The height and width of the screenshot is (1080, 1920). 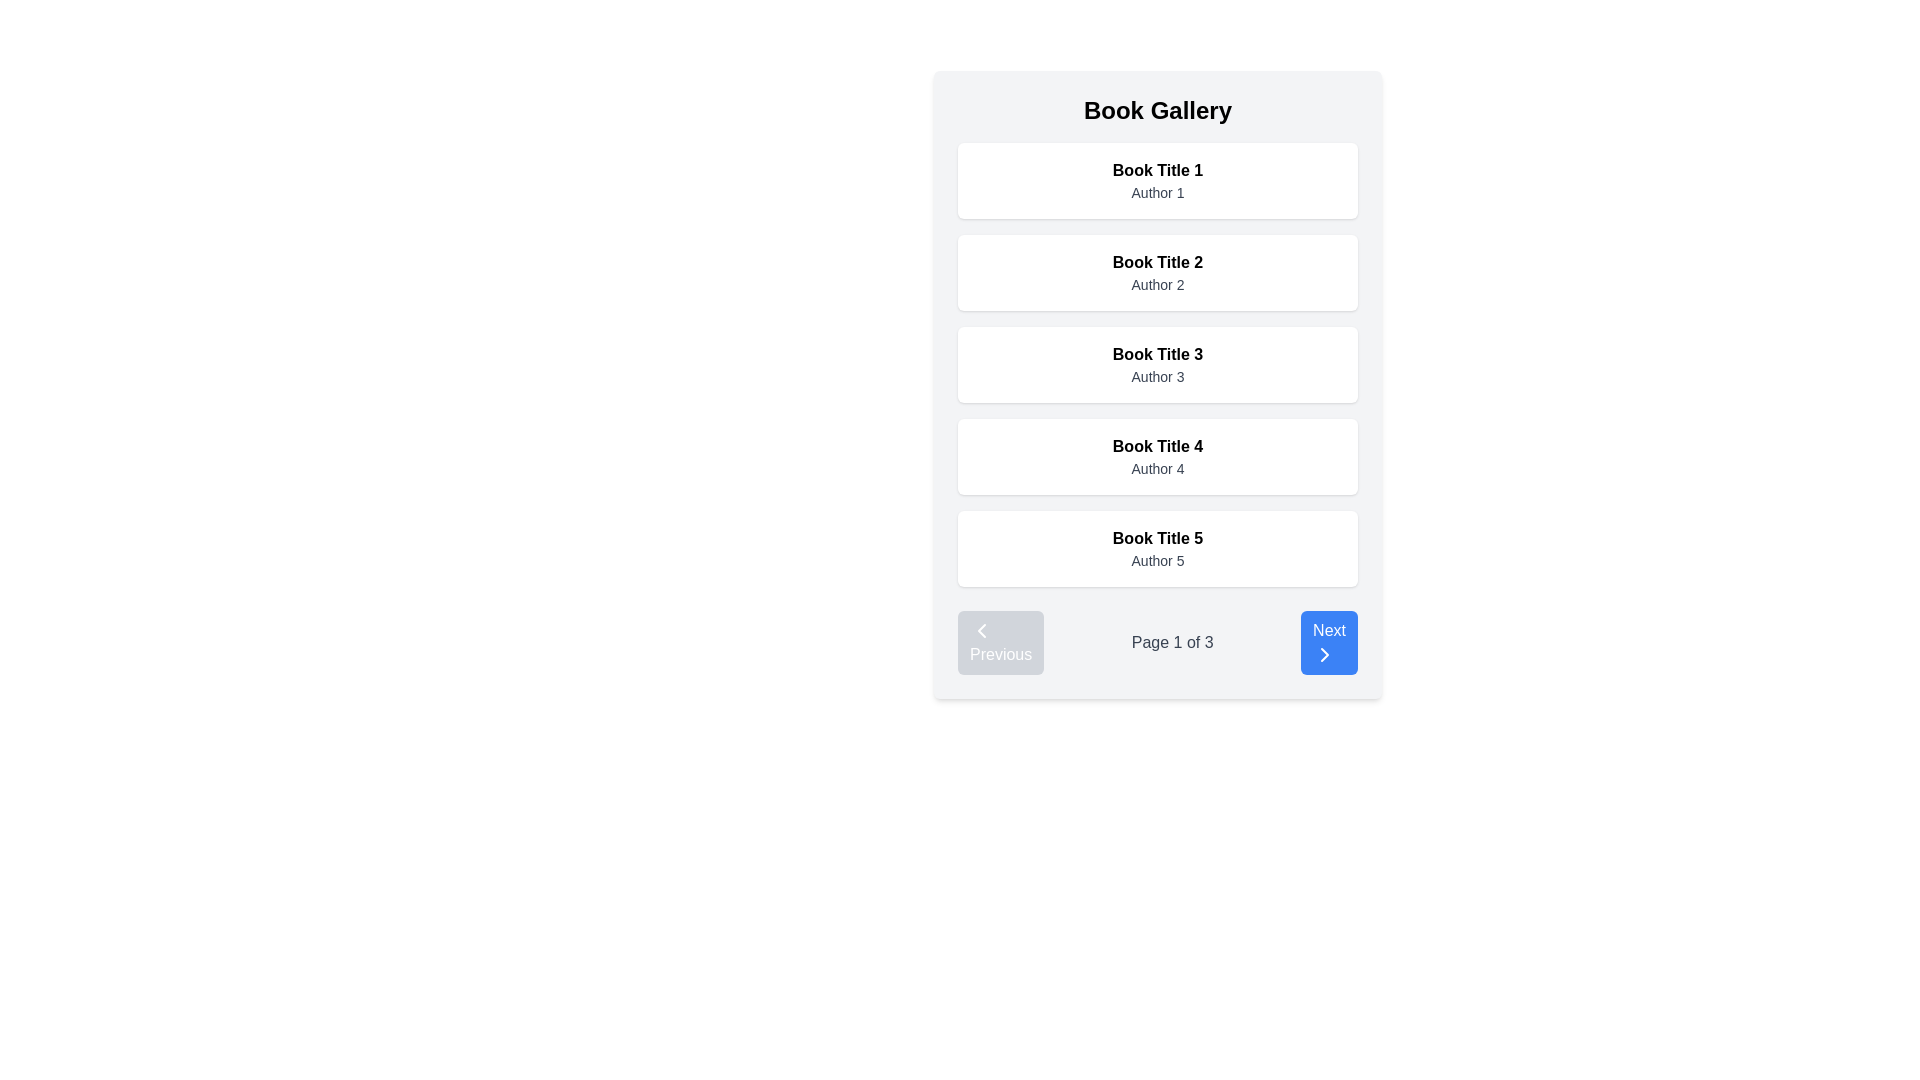 I want to click on text of the bold 'Book Title 2' label located centrally in the second card of the book entries list, above 'Author 2', so click(x=1157, y=261).